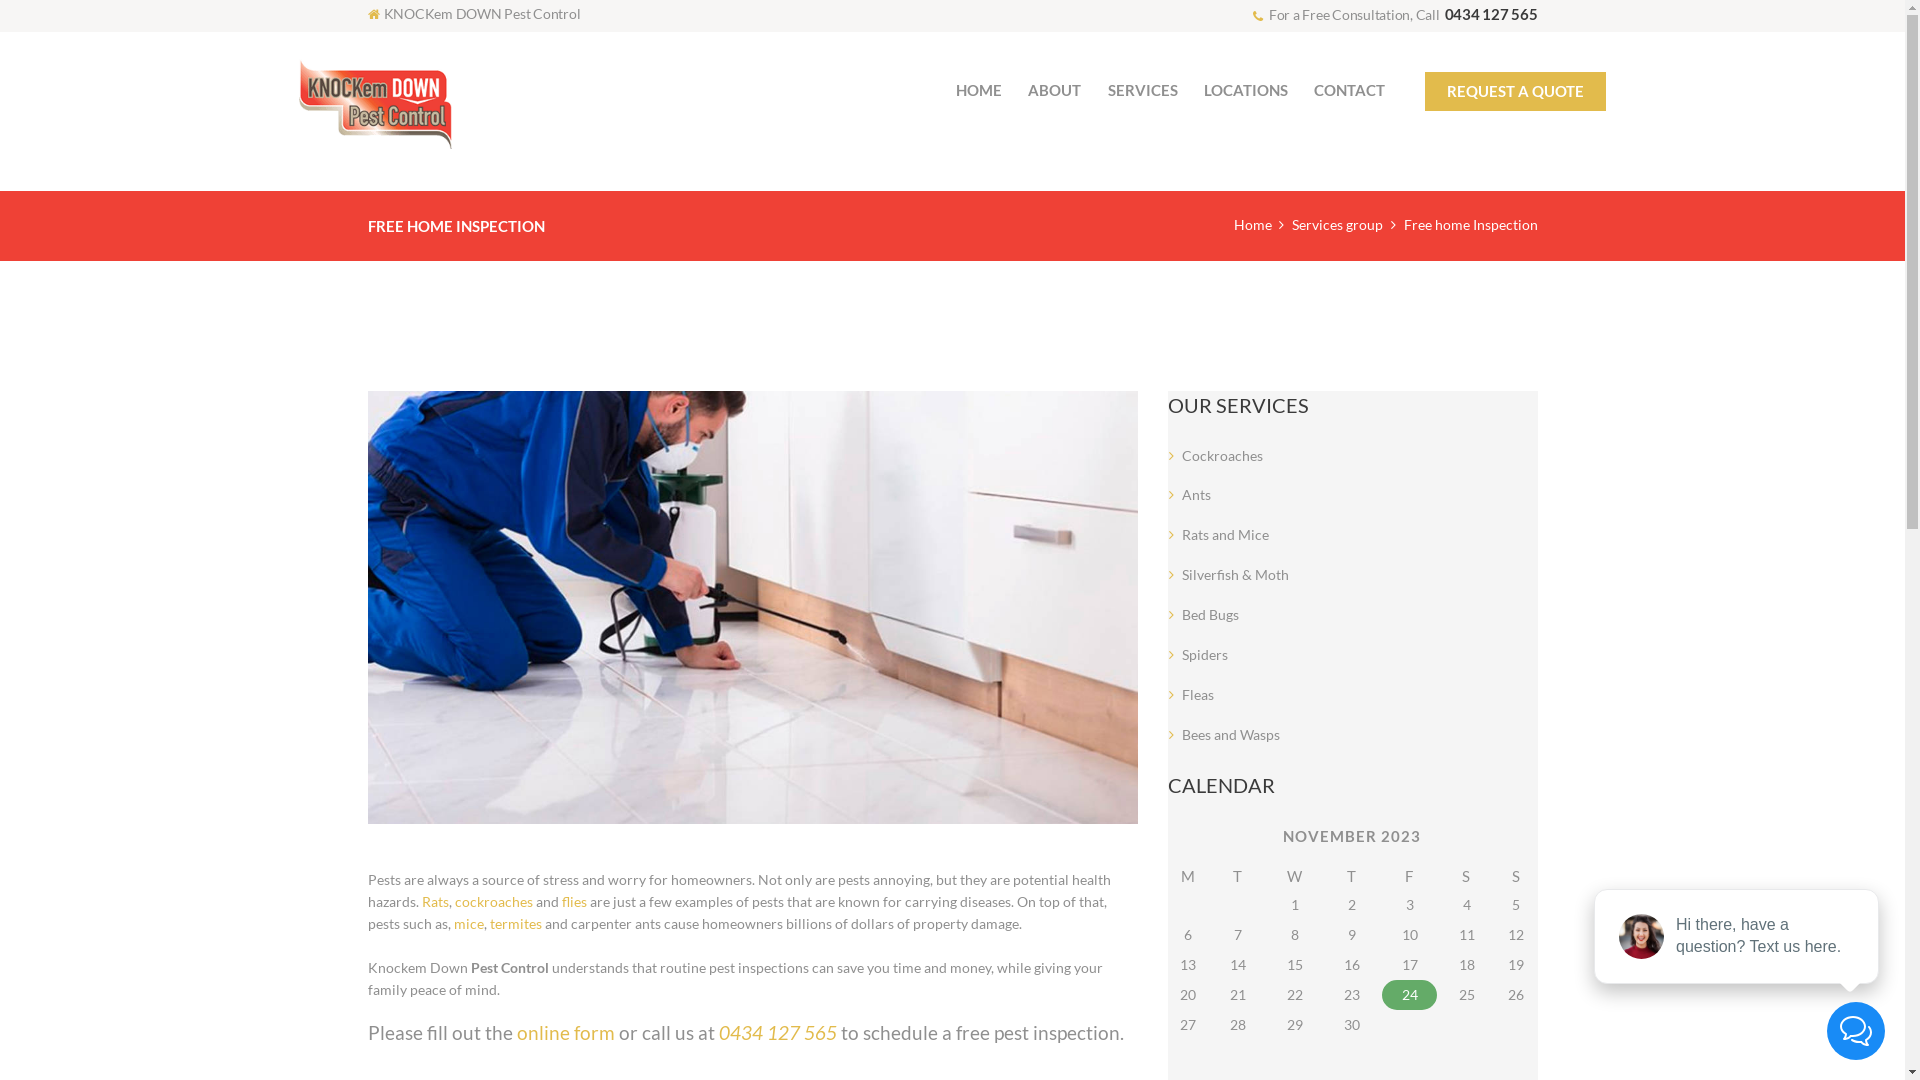  I want to click on '0434 127 565', so click(1490, 14).